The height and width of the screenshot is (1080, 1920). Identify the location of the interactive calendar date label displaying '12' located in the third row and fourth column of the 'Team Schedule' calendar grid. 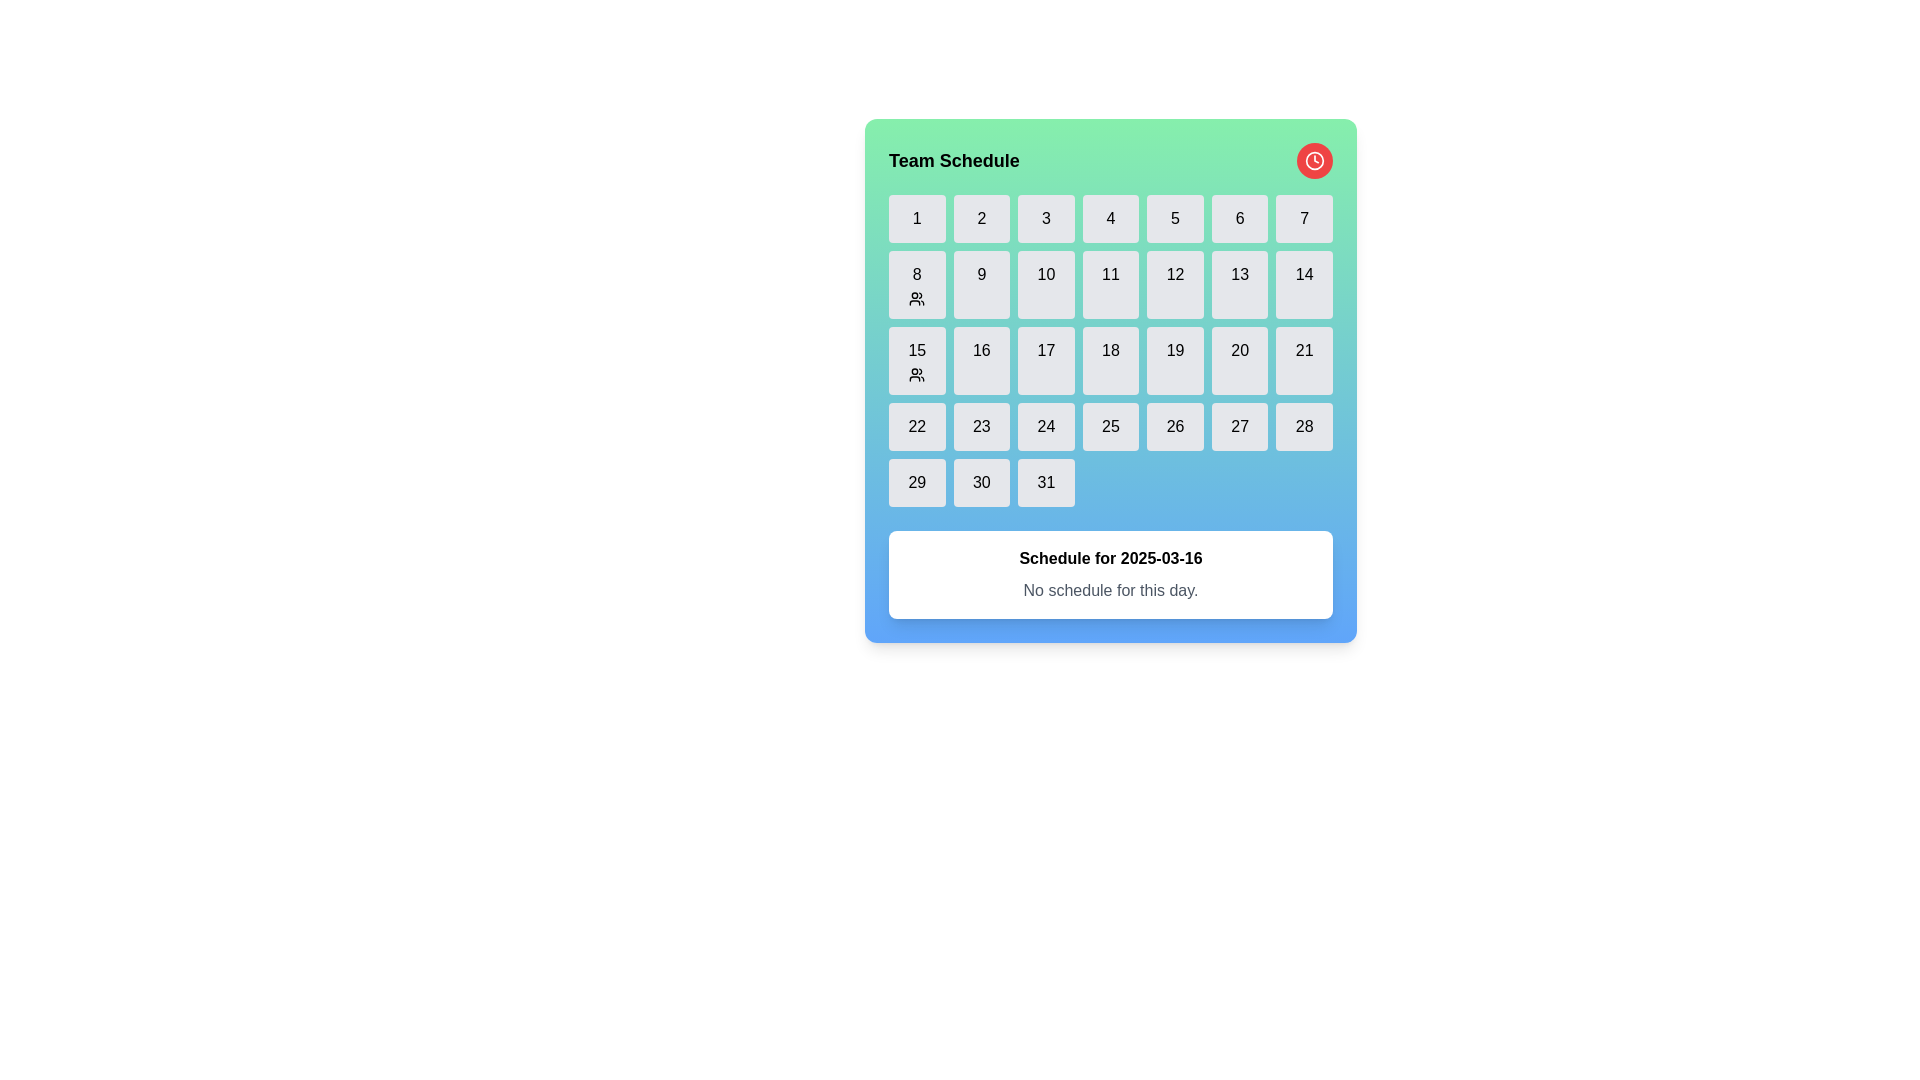
(1175, 274).